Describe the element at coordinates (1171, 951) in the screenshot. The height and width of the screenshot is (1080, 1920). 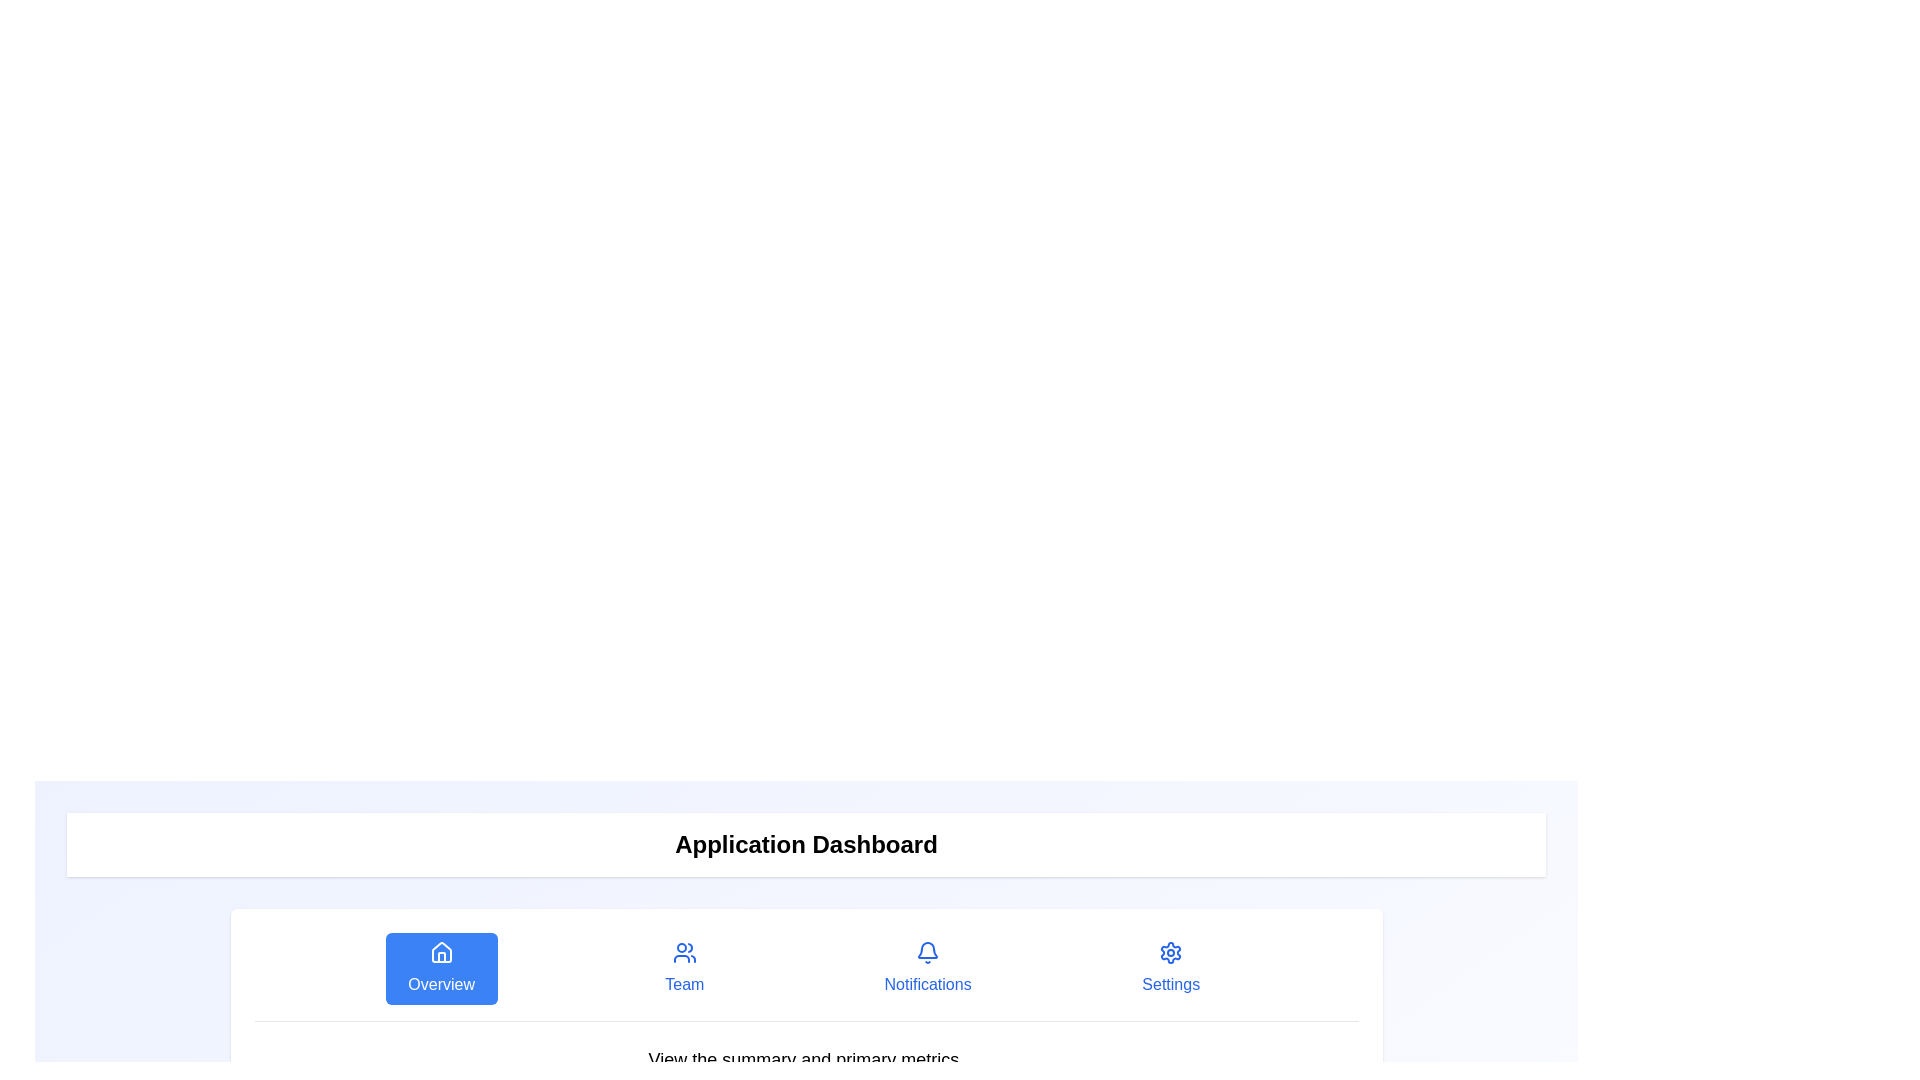
I see `the settings icon located at the far right of the horizontal navigation bar` at that location.